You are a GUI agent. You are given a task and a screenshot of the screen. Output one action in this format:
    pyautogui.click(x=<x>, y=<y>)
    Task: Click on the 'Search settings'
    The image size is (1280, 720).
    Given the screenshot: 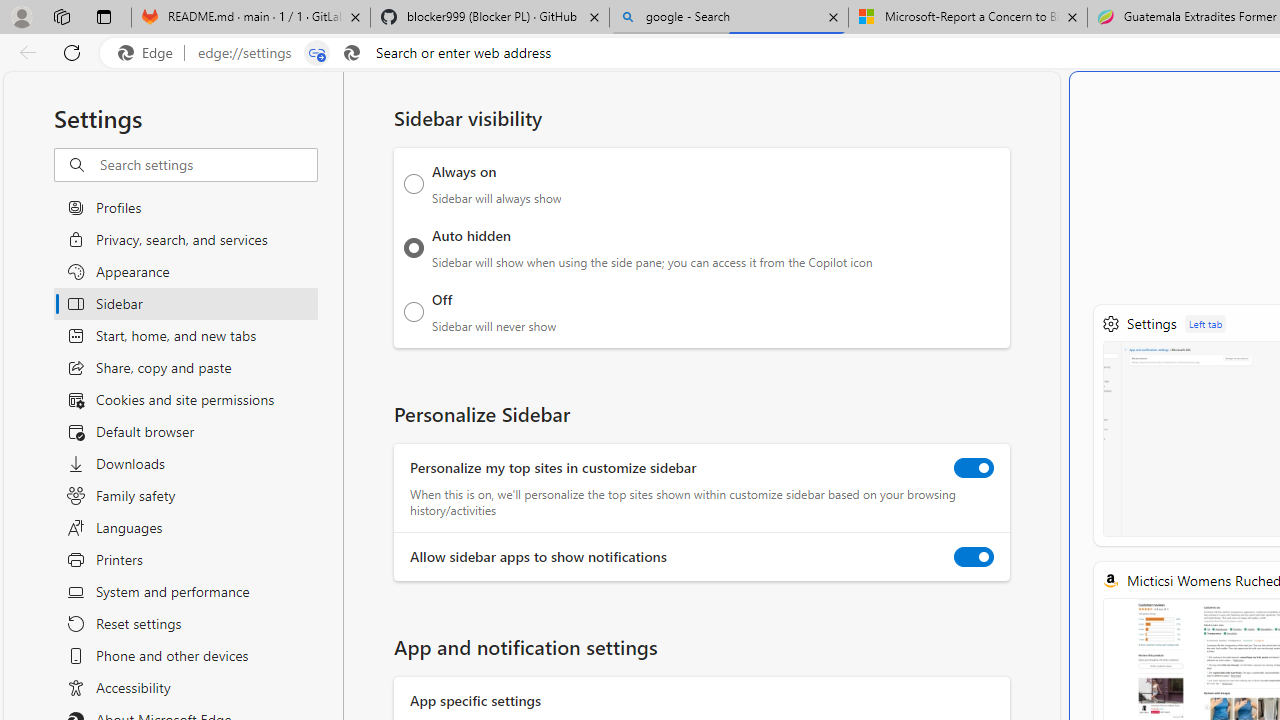 What is the action you would take?
    pyautogui.click(x=208, y=164)
    